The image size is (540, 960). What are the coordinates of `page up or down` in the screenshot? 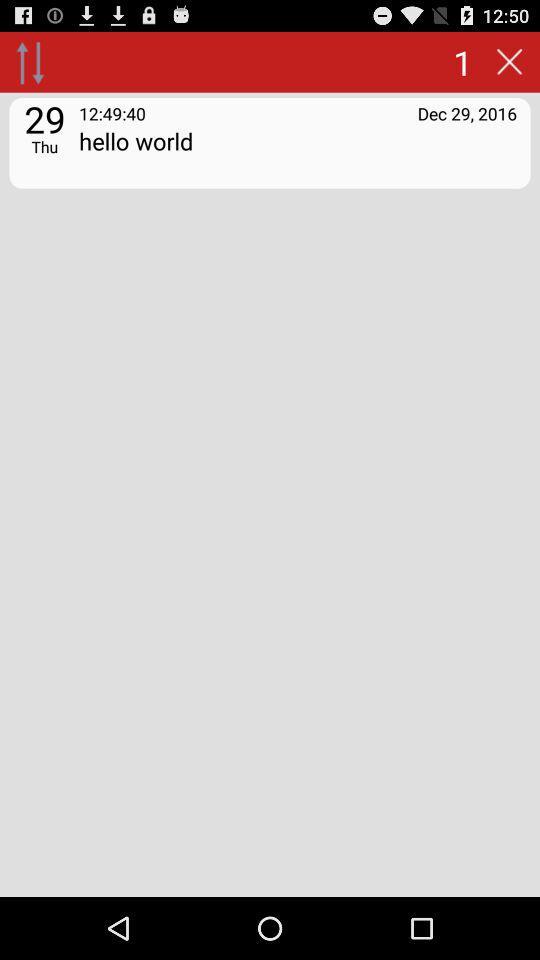 It's located at (29, 61).